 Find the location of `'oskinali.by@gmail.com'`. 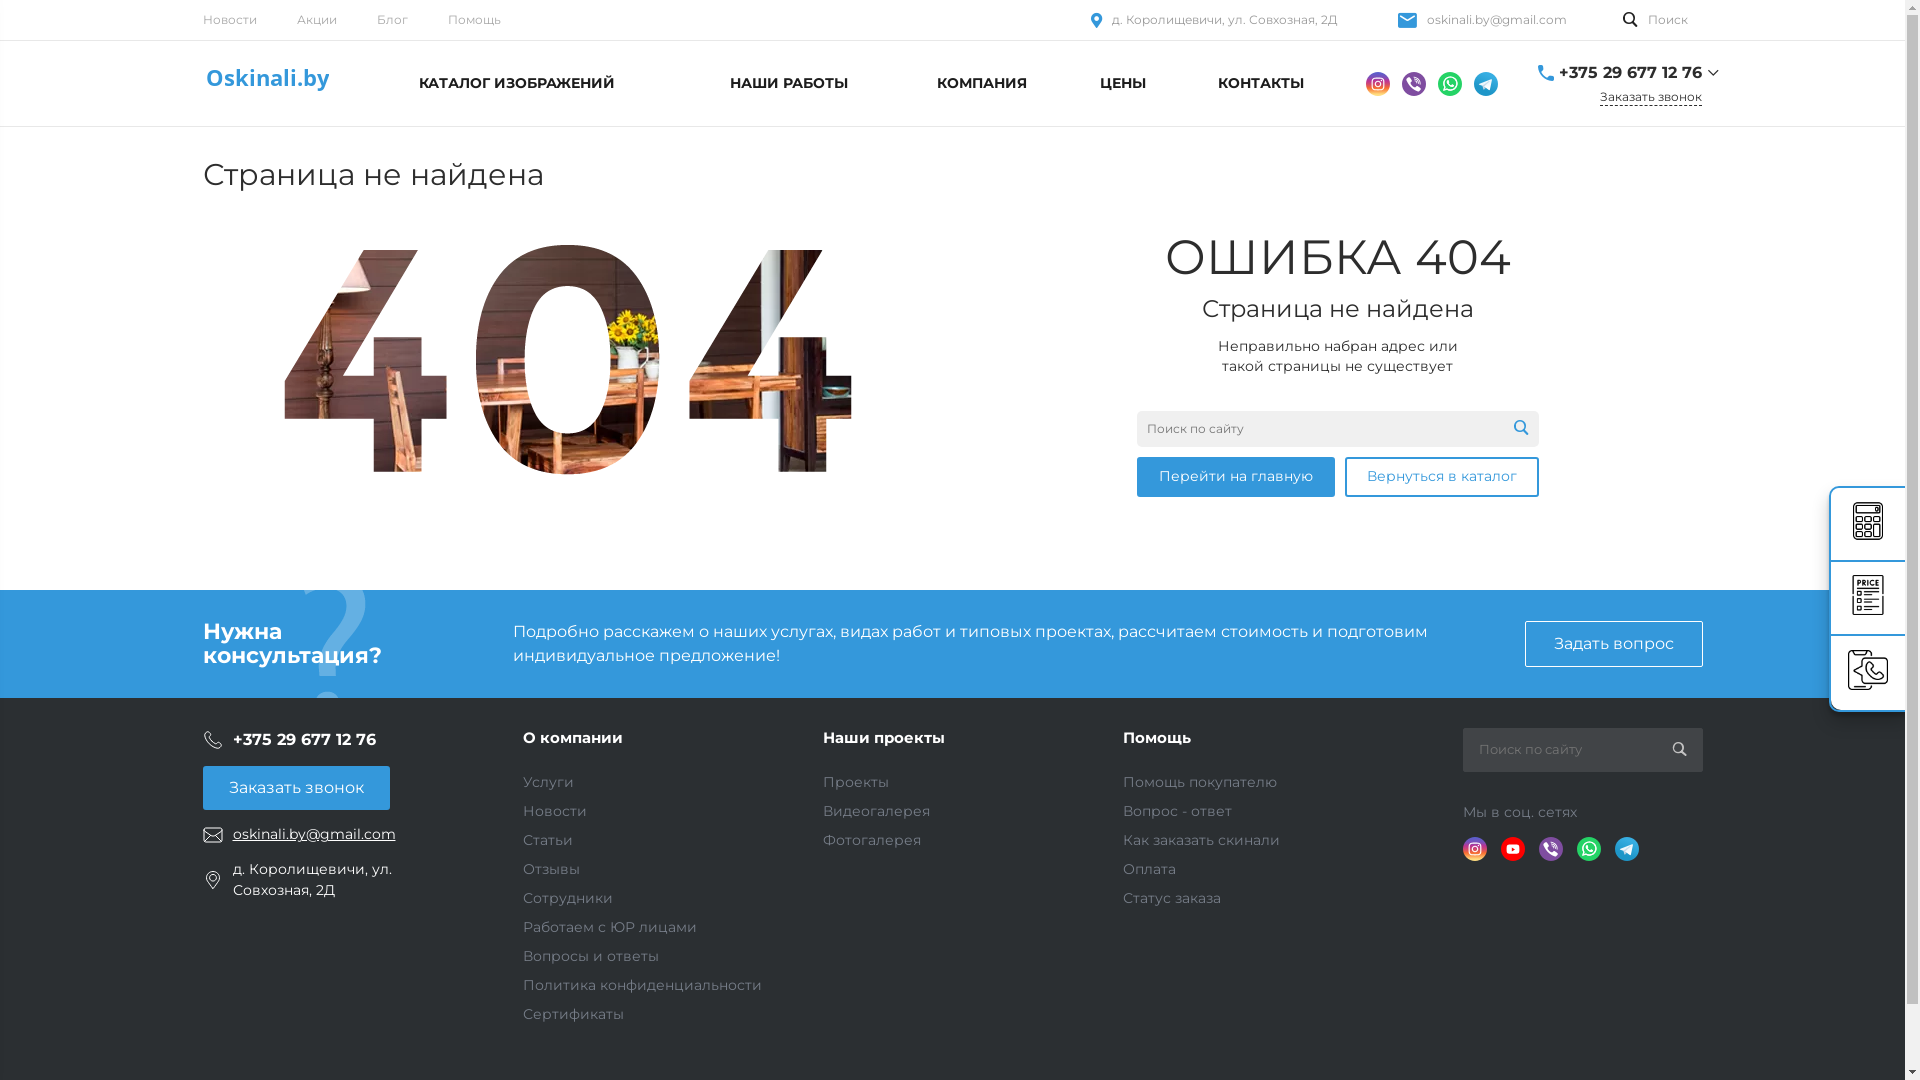

'oskinali.by@gmail.com' is located at coordinates (312, 834).